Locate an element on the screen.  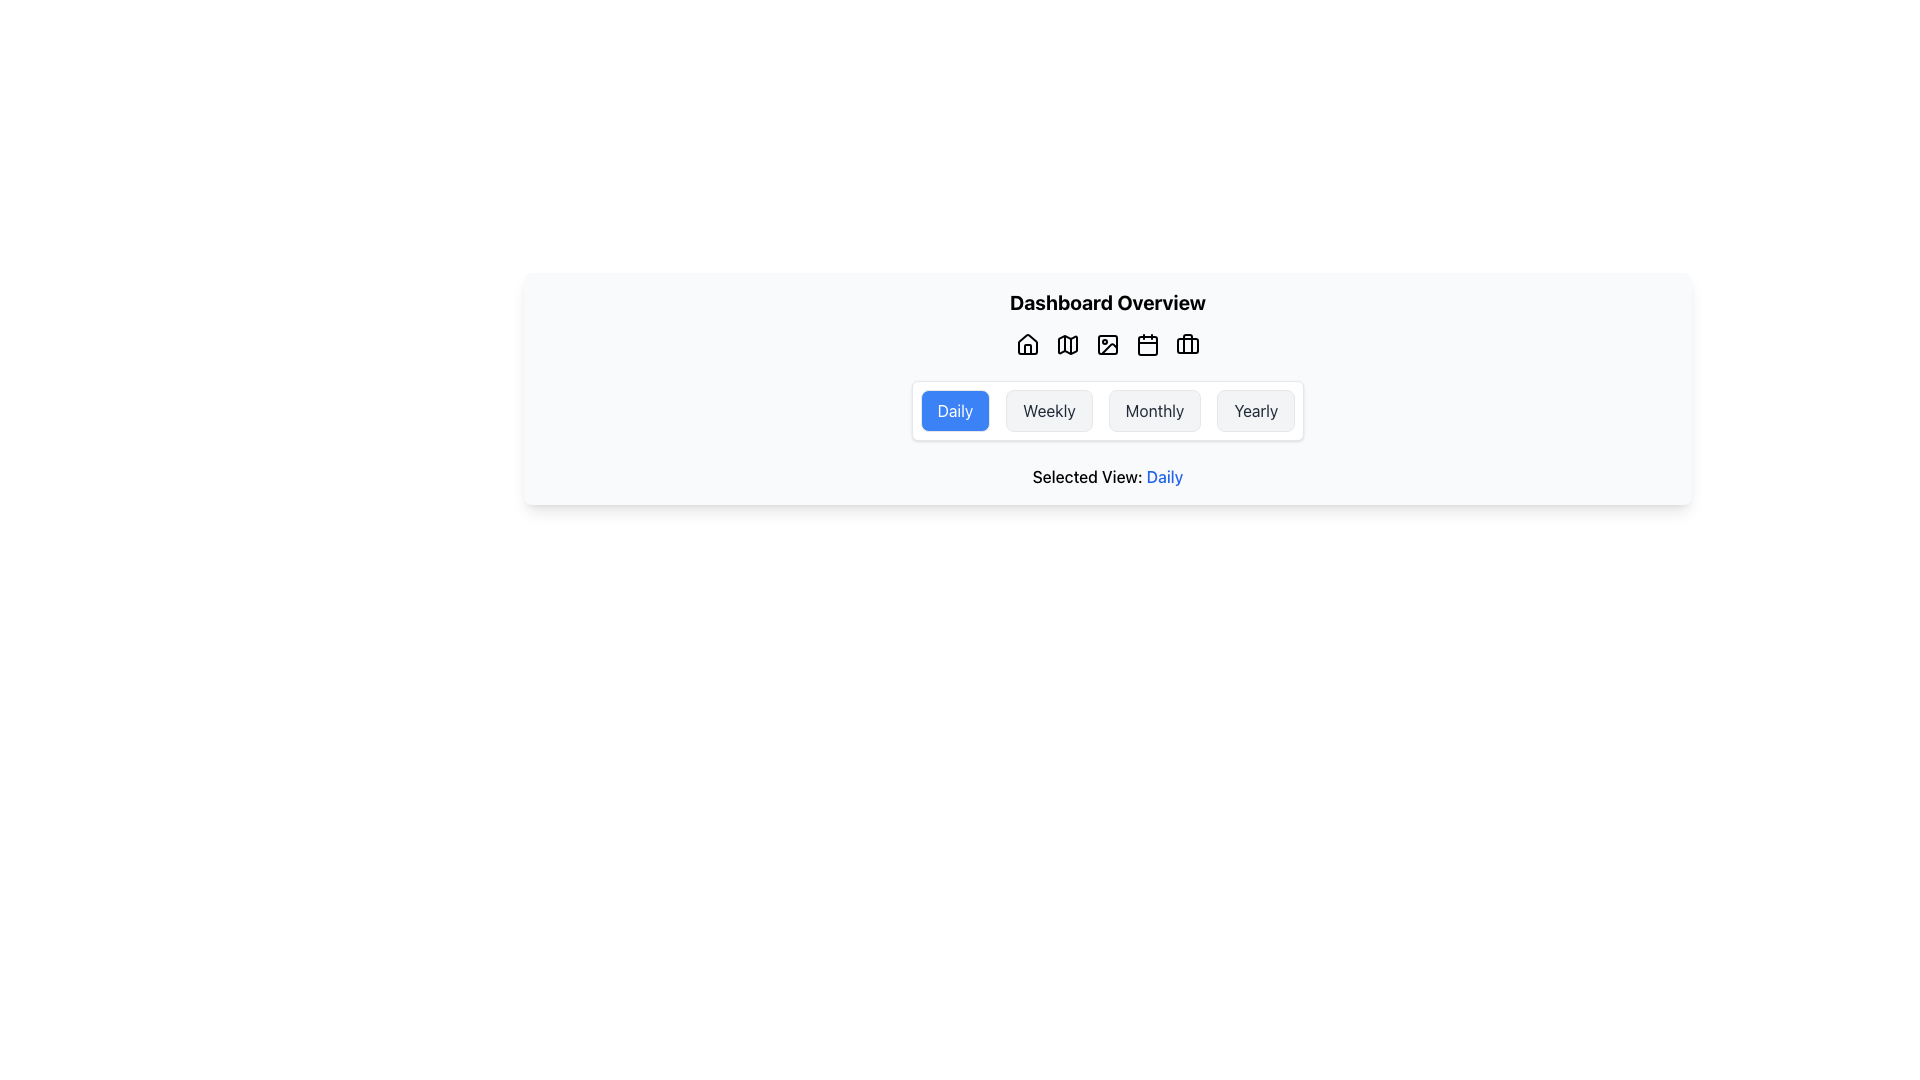
the 'Weekly' button is located at coordinates (1048, 410).